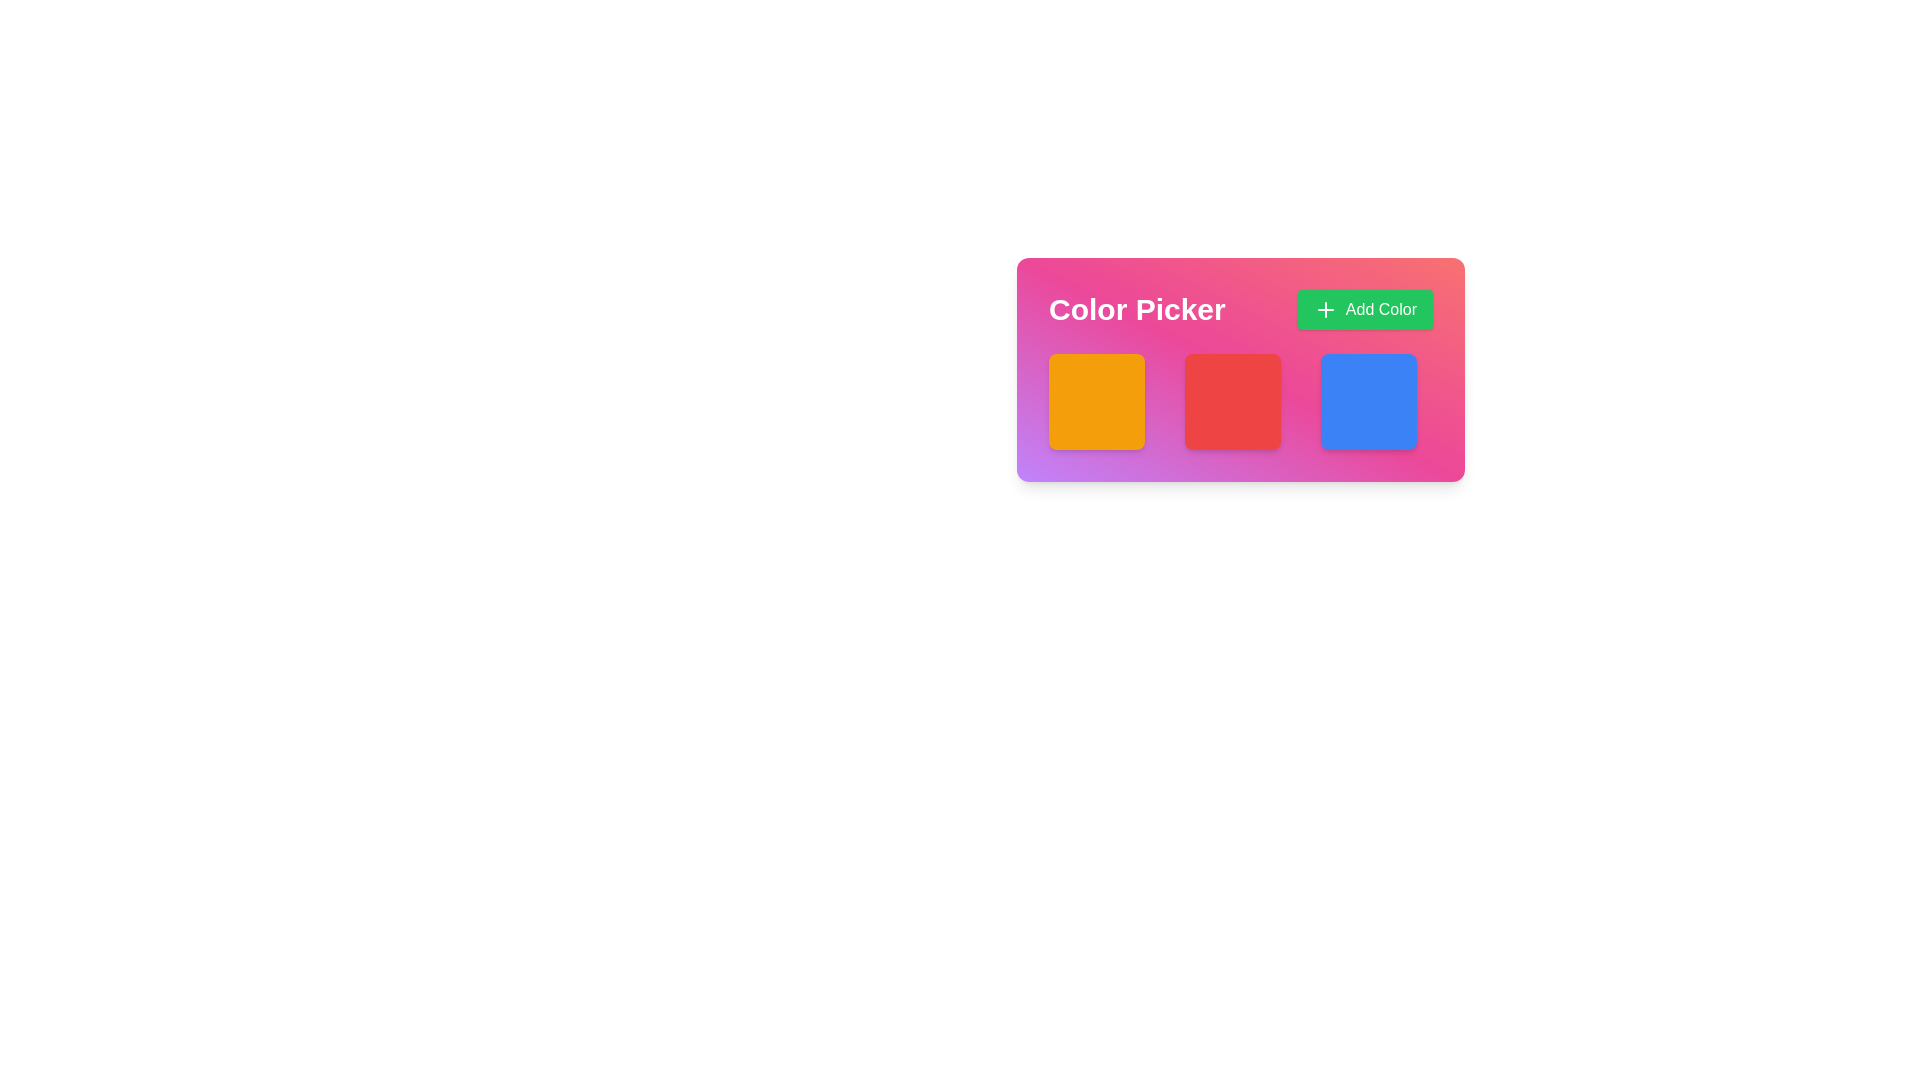 The width and height of the screenshot is (1920, 1080). Describe the element at coordinates (1414, 371) in the screenshot. I see `the delete button located at the top-right corner of the rightmost blue square` at that location.